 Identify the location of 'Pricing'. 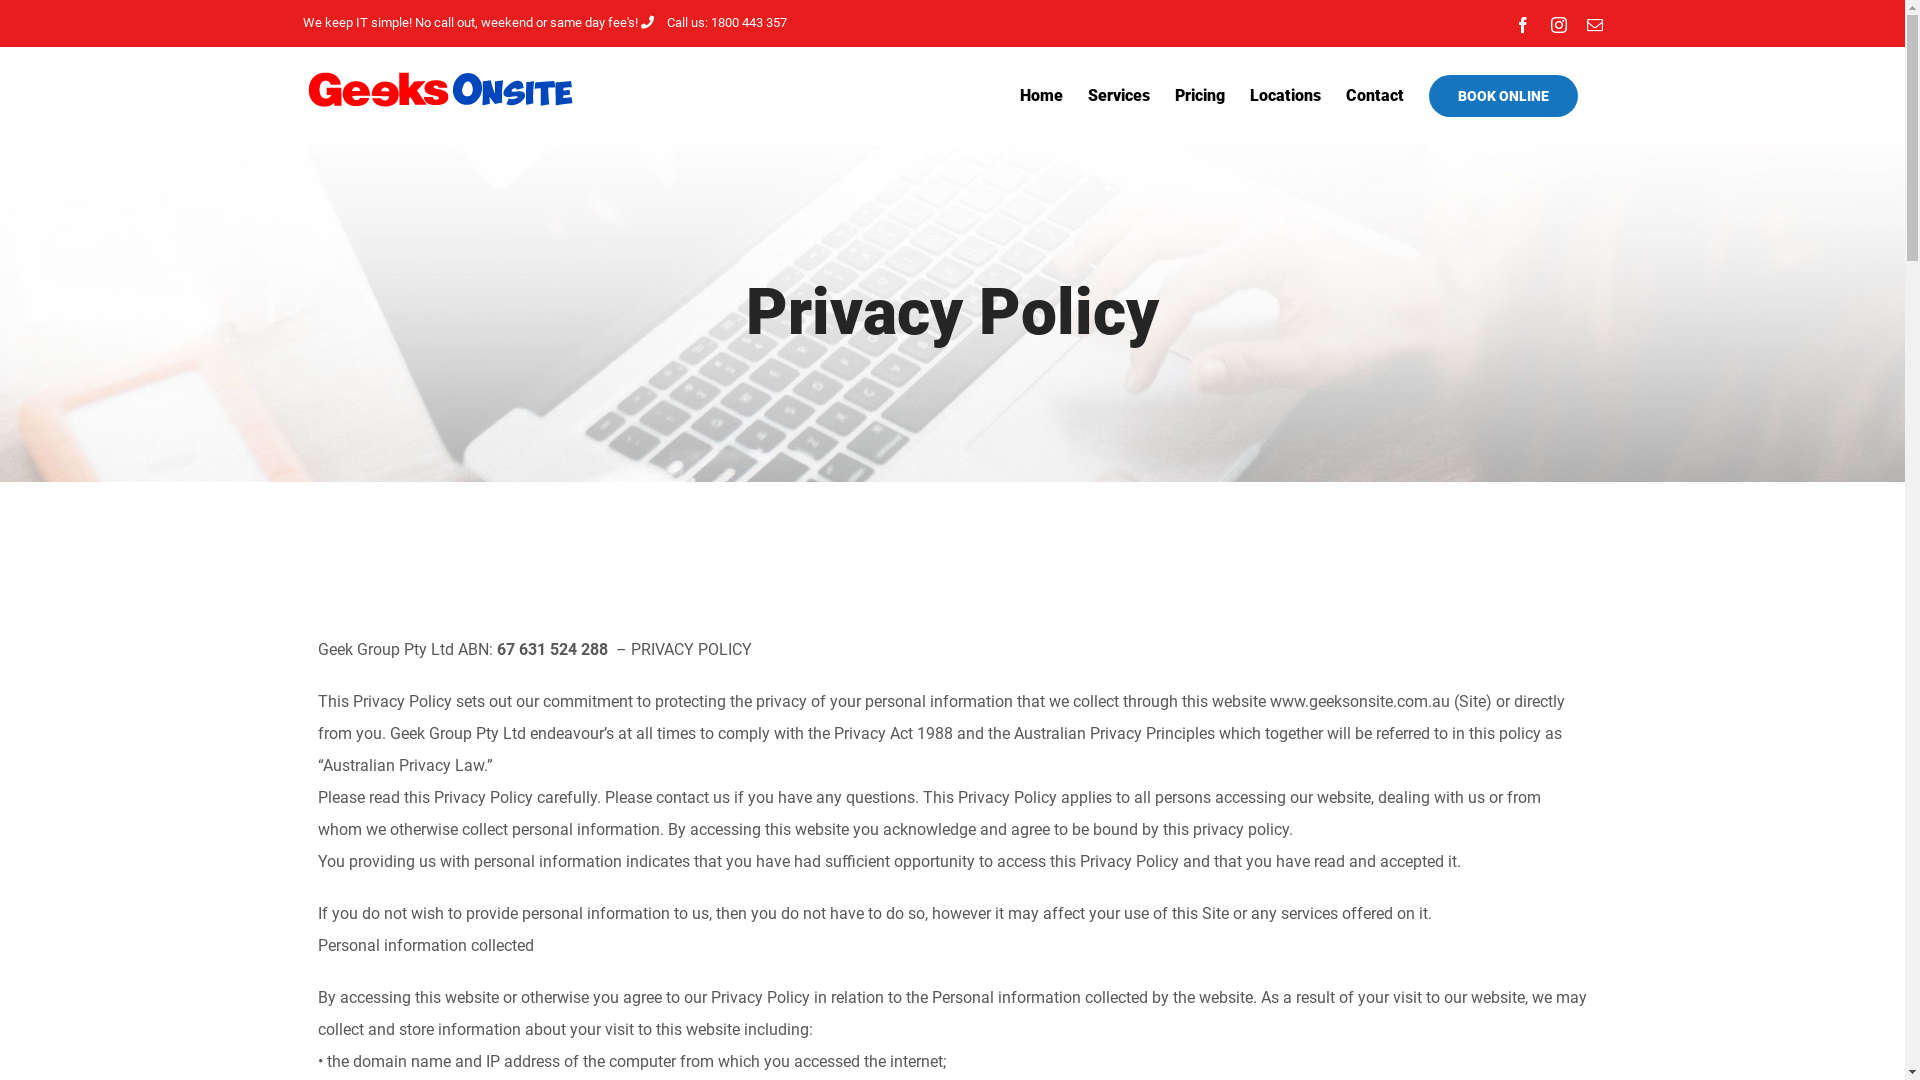
(1199, 95).